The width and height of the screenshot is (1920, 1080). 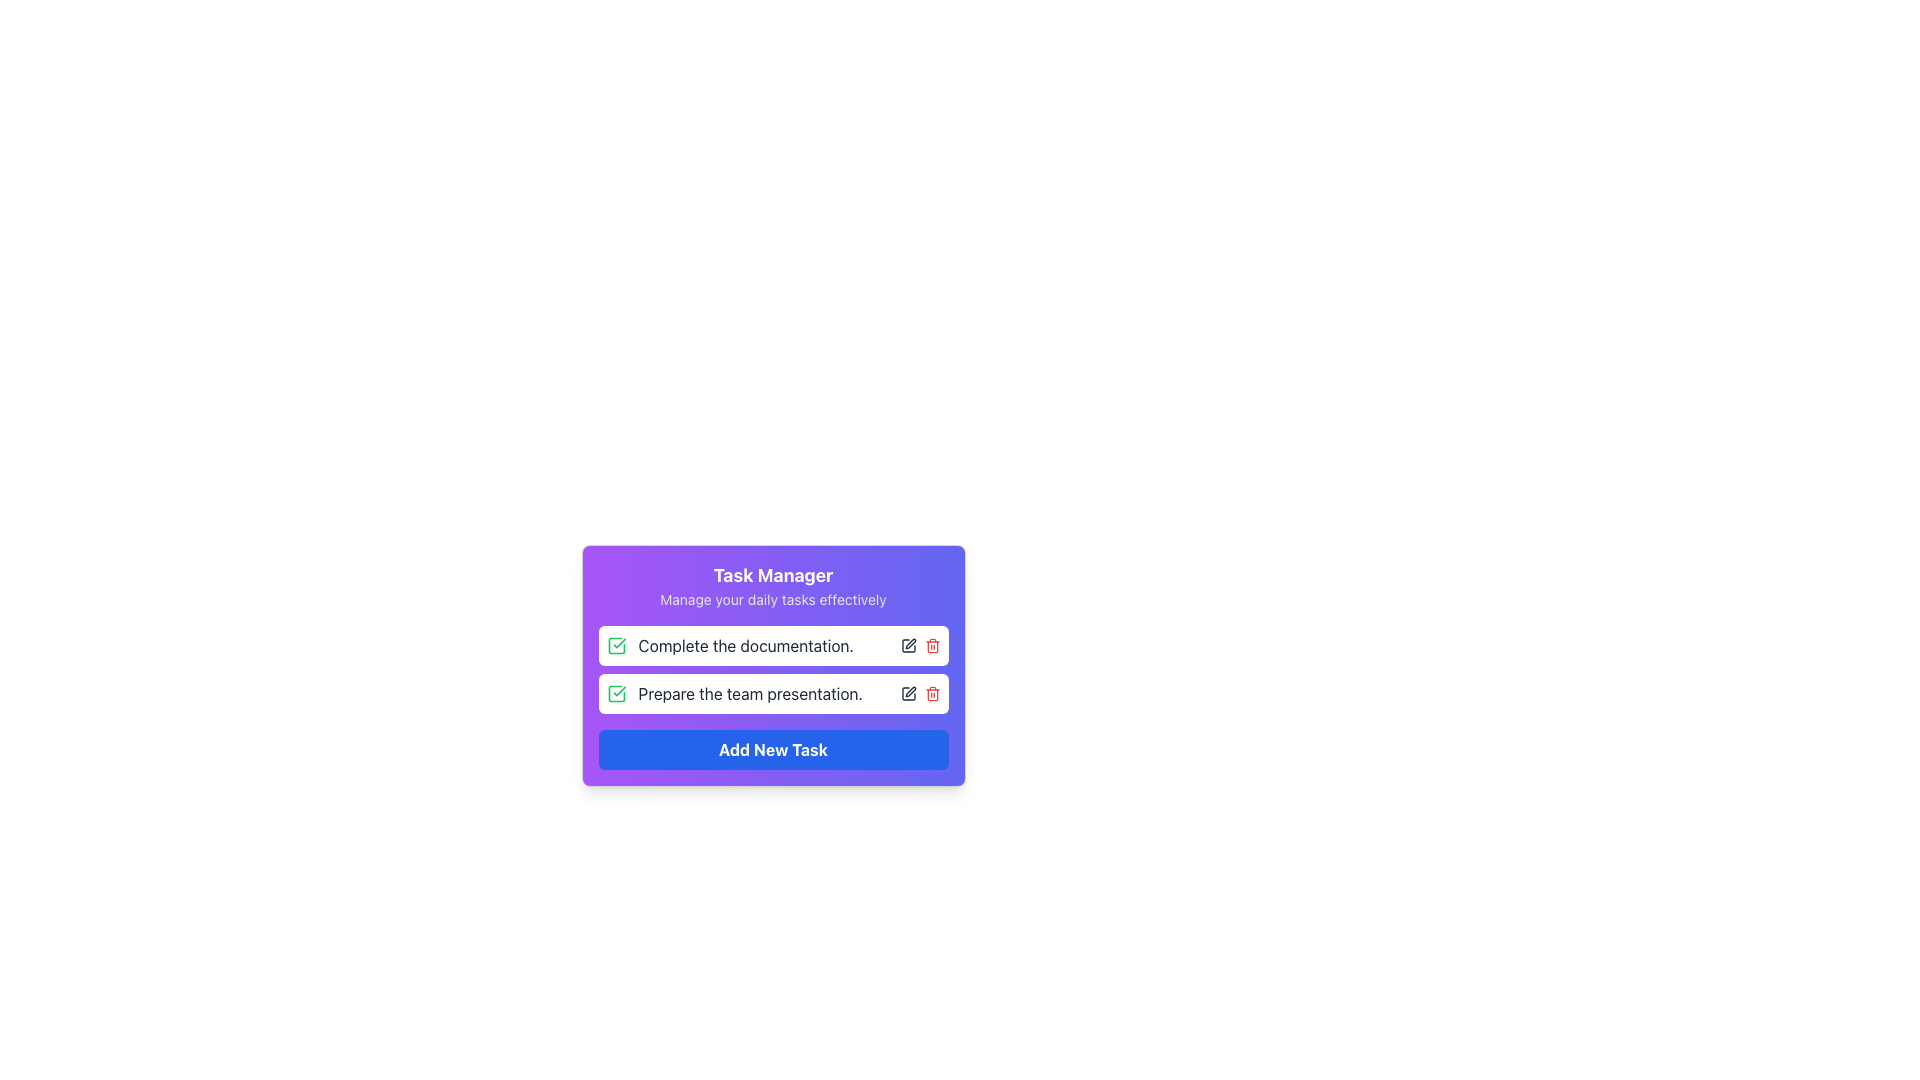 I want to click on the edit icon in the Action Group for the task labeled 'Complete the documentation' in the Task Manager, so click(x=919, y=645).